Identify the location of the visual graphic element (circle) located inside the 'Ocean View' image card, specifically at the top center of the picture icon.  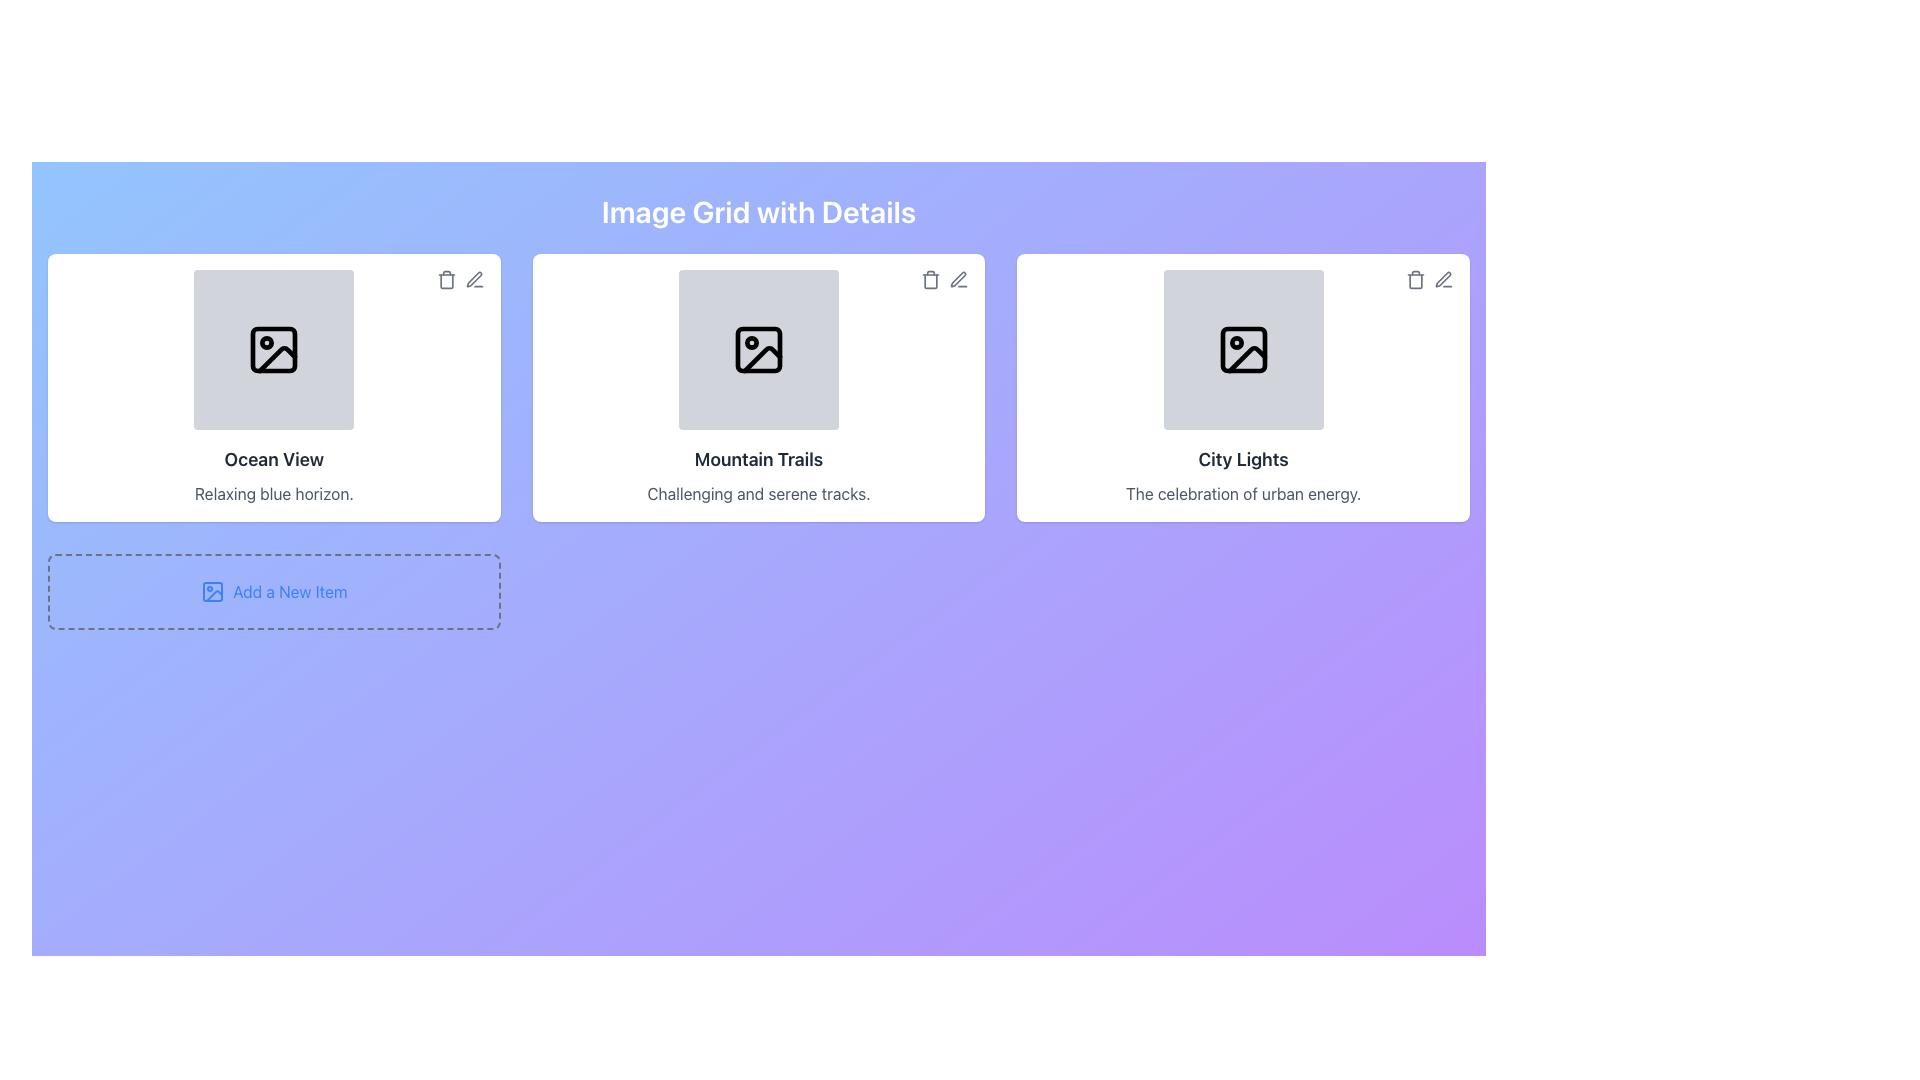
(266, 342).